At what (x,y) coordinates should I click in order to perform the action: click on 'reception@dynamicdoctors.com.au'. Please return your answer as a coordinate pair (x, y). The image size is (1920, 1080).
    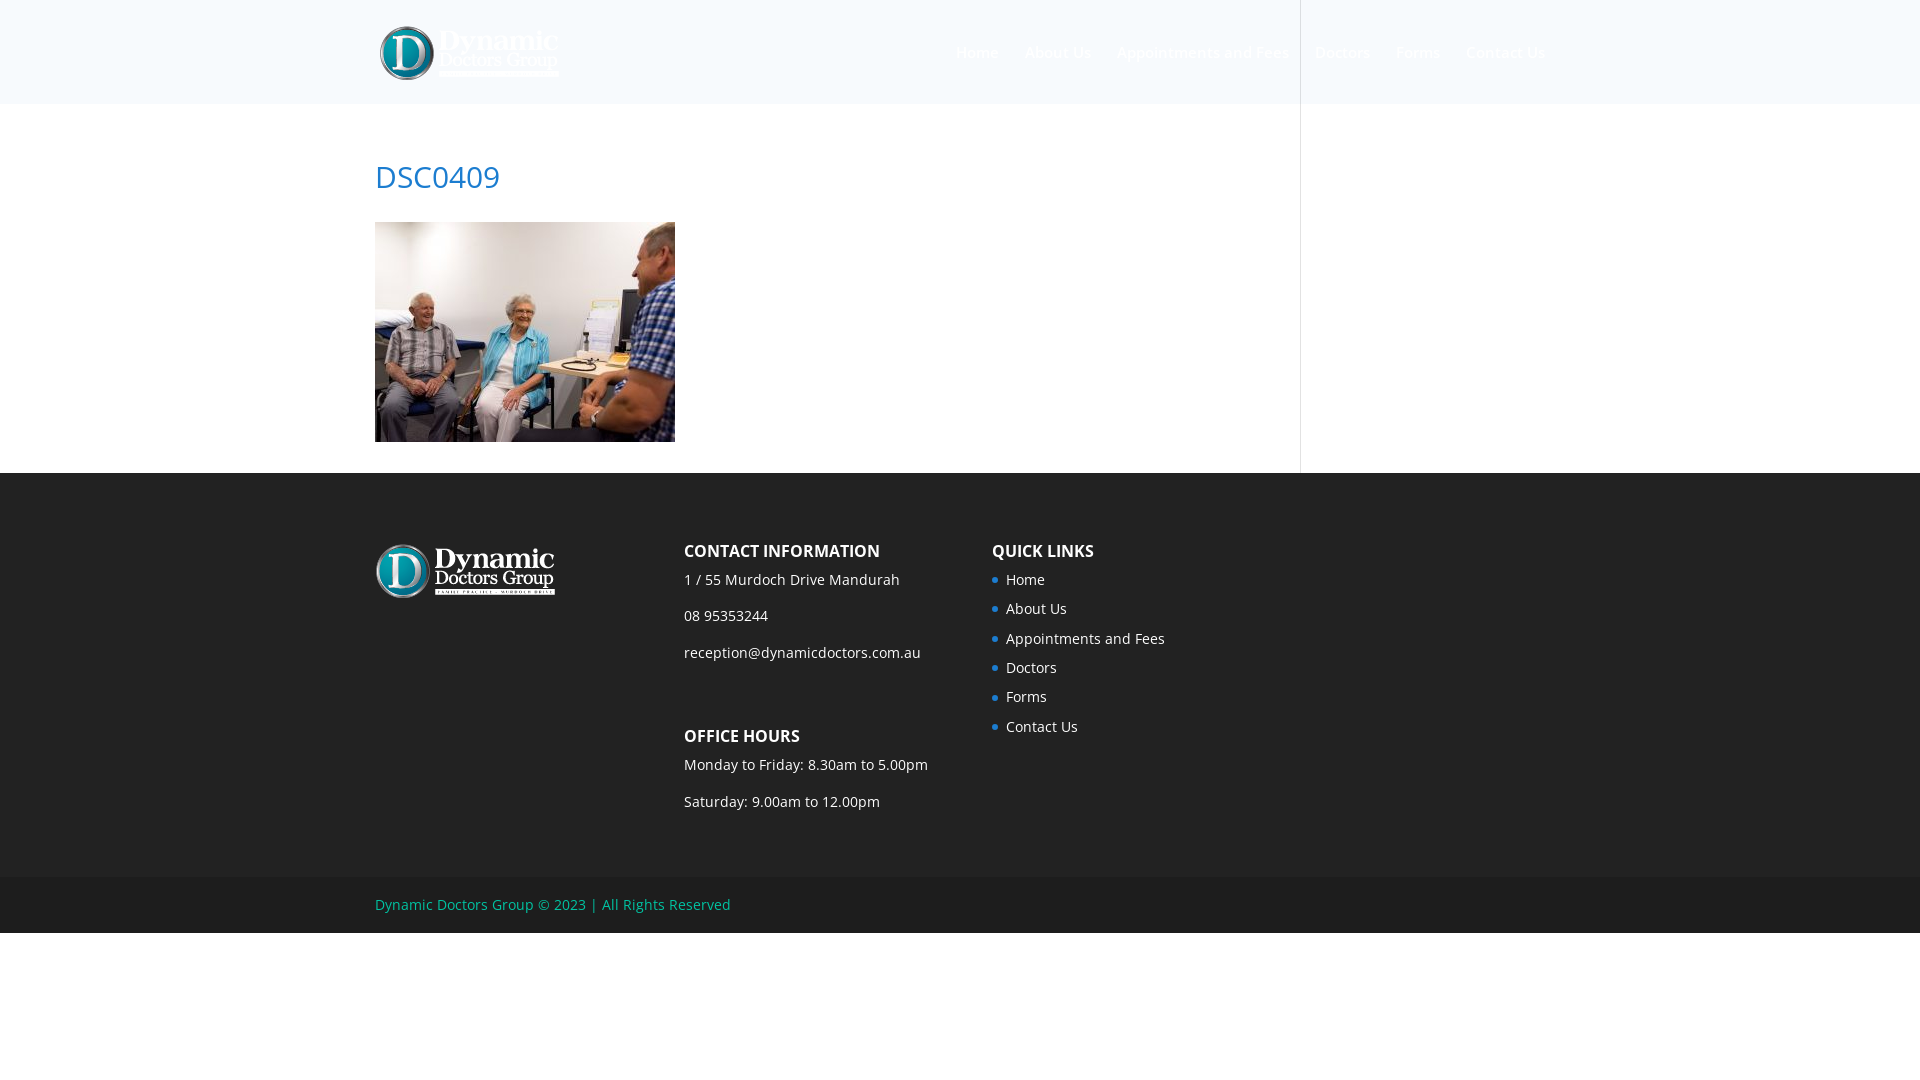
    Looking at the image, I should click on (802, 652).